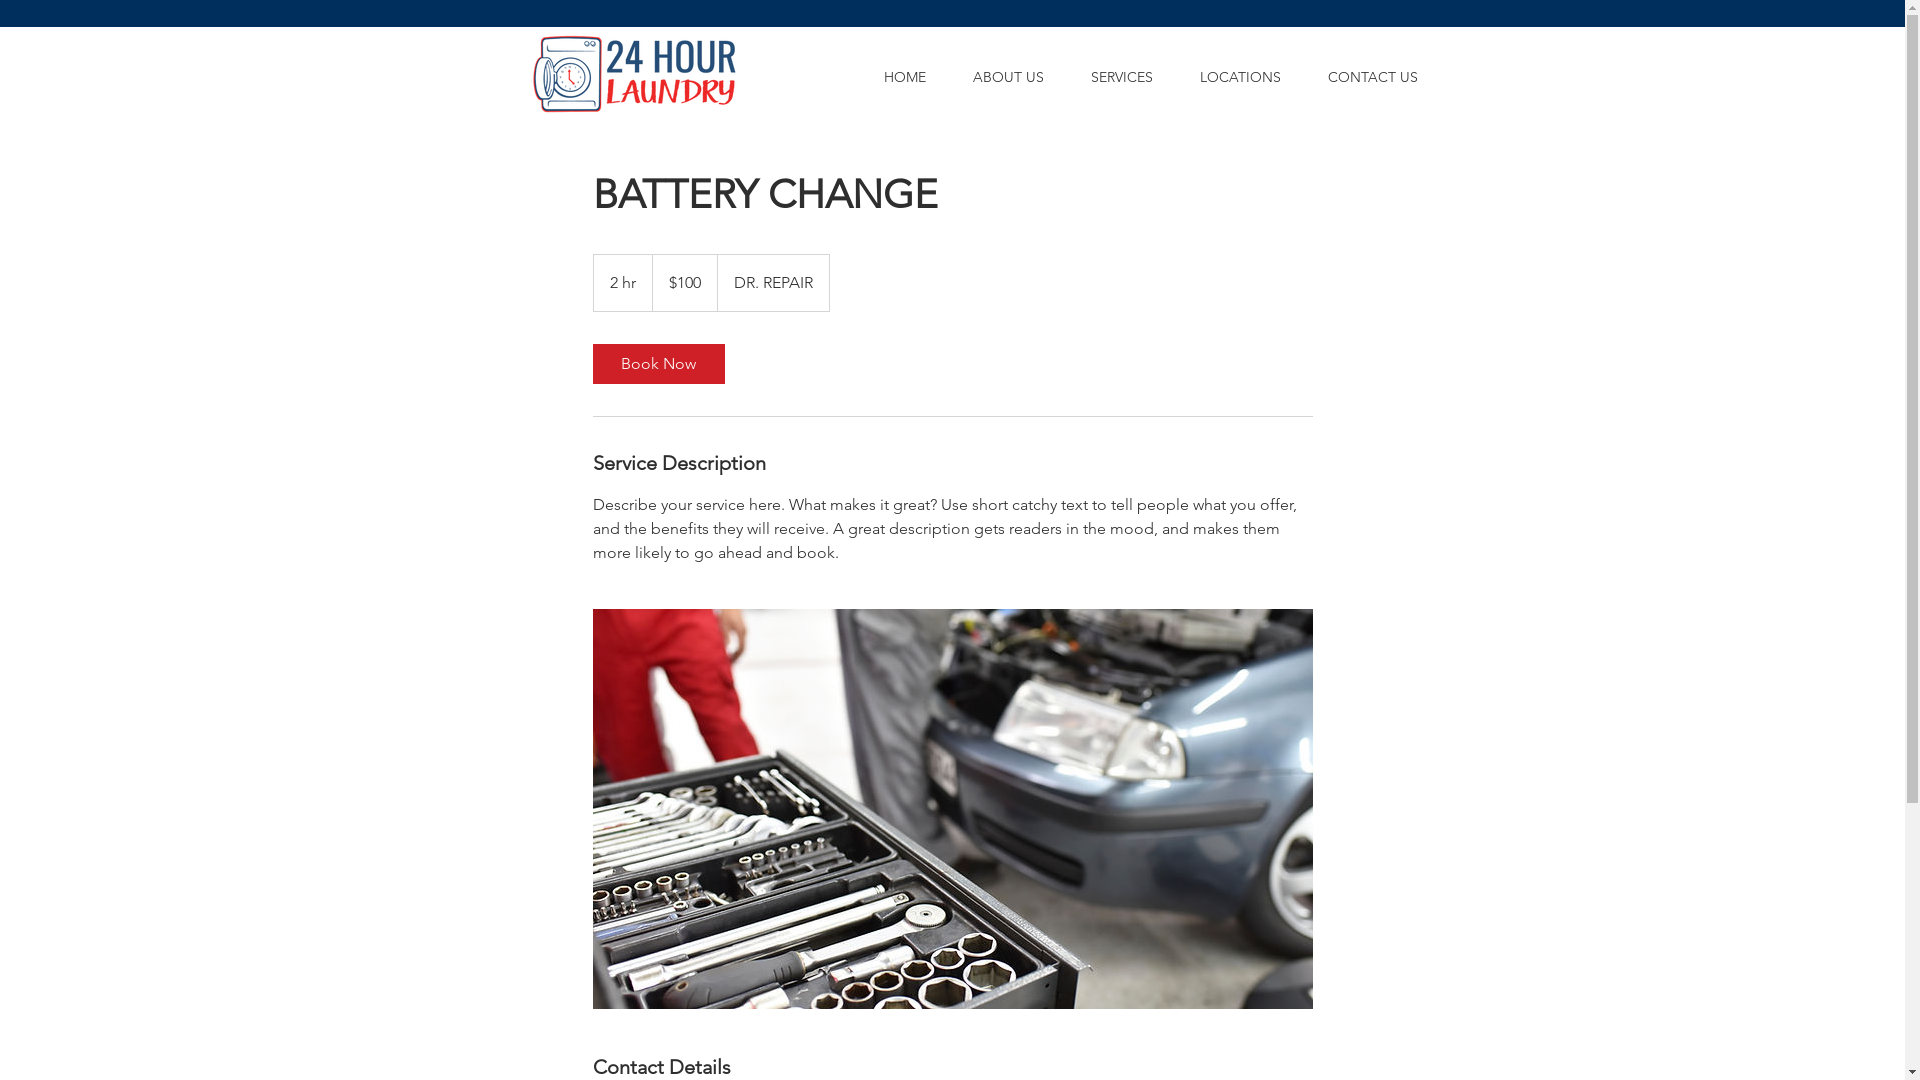  What do you see at coordinates (657, 363) in the screenshot?
I see `'Book Now'` at bounding box center [657, 363].